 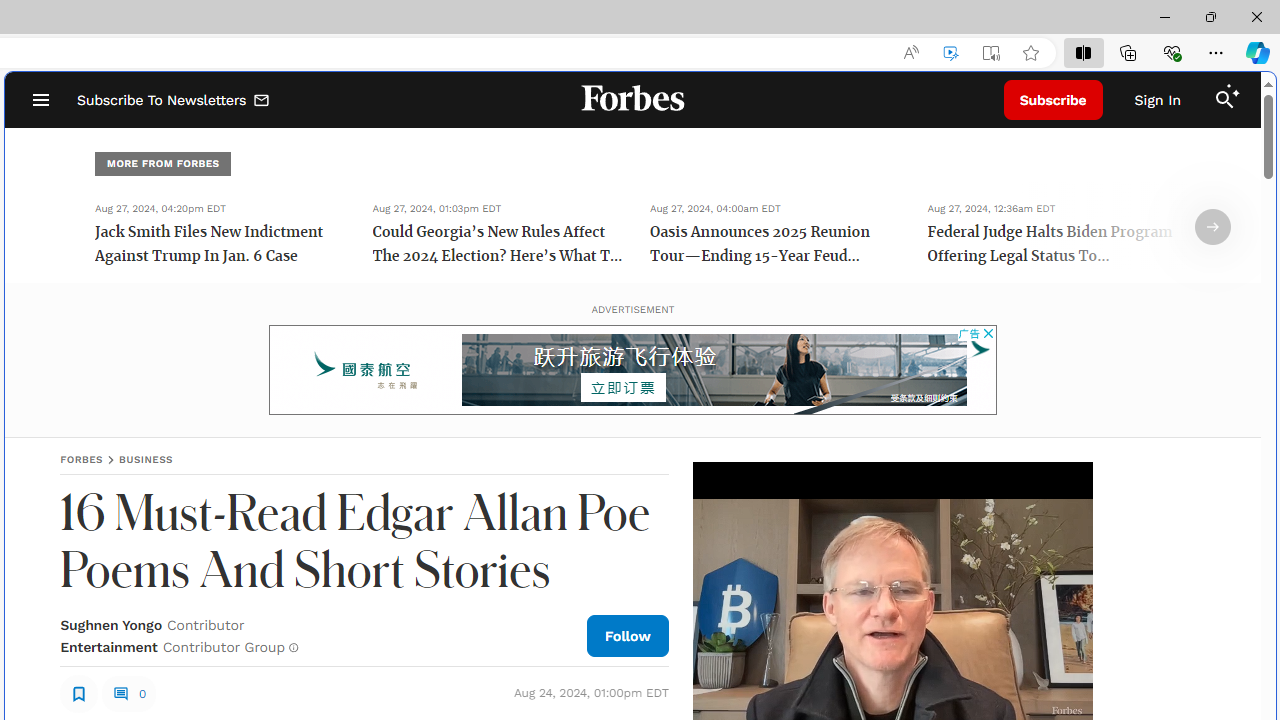 I want to click on 'Open Navigation Menu', so click(x=40, y=100).